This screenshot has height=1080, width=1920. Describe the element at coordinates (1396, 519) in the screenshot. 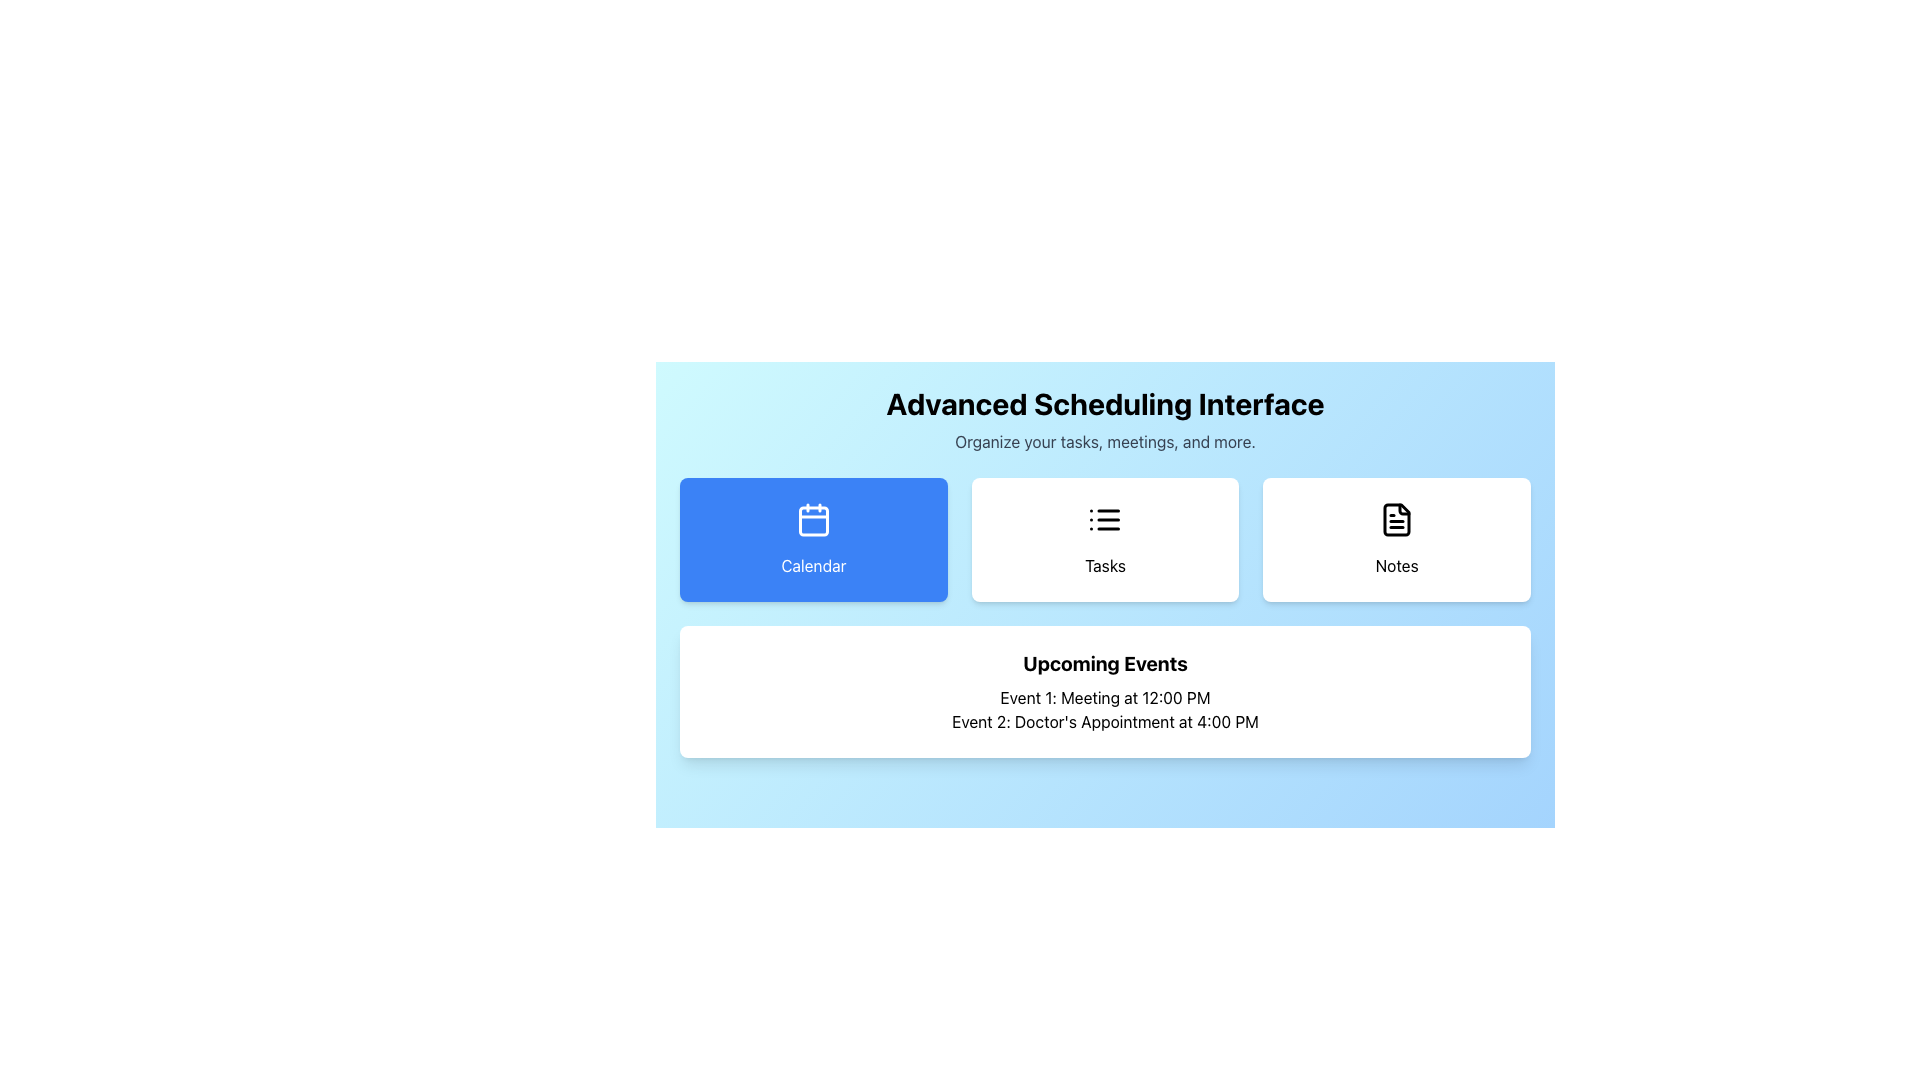

I see `the 'Notes' icon, which visually represents notes or textual documents, located within the white button labeled 'Notes' in the top-right corner of the main panel` at that location.